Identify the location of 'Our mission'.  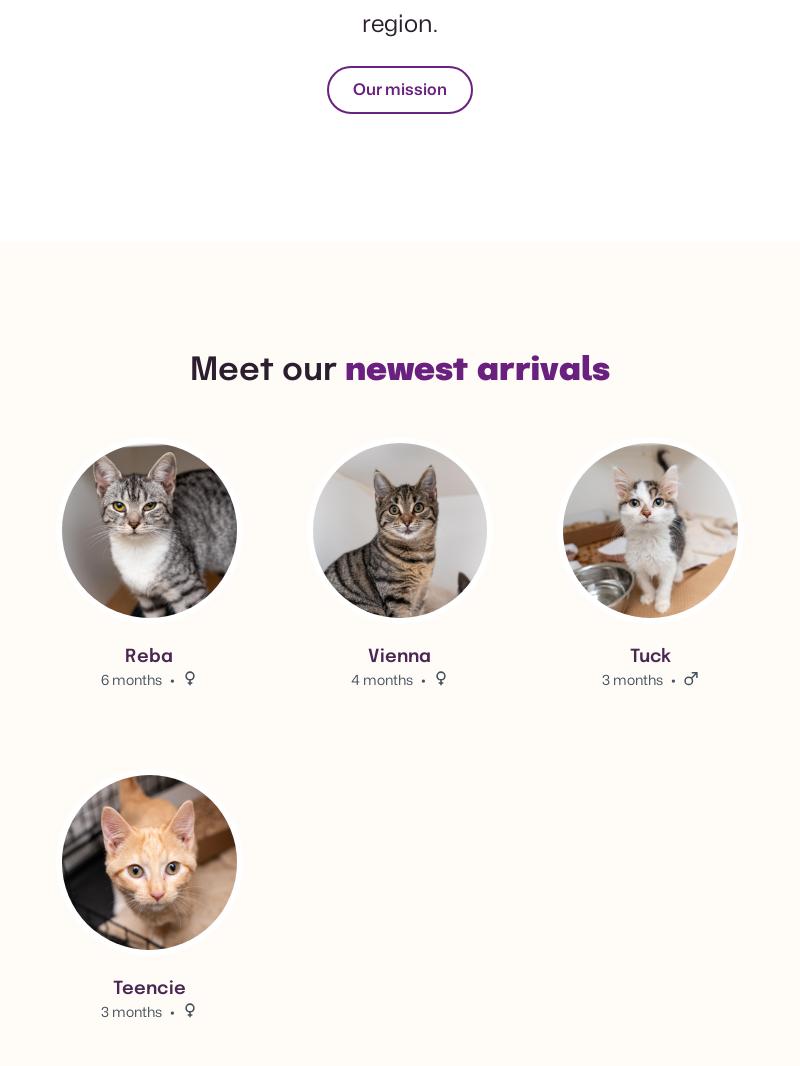
(400, 88).